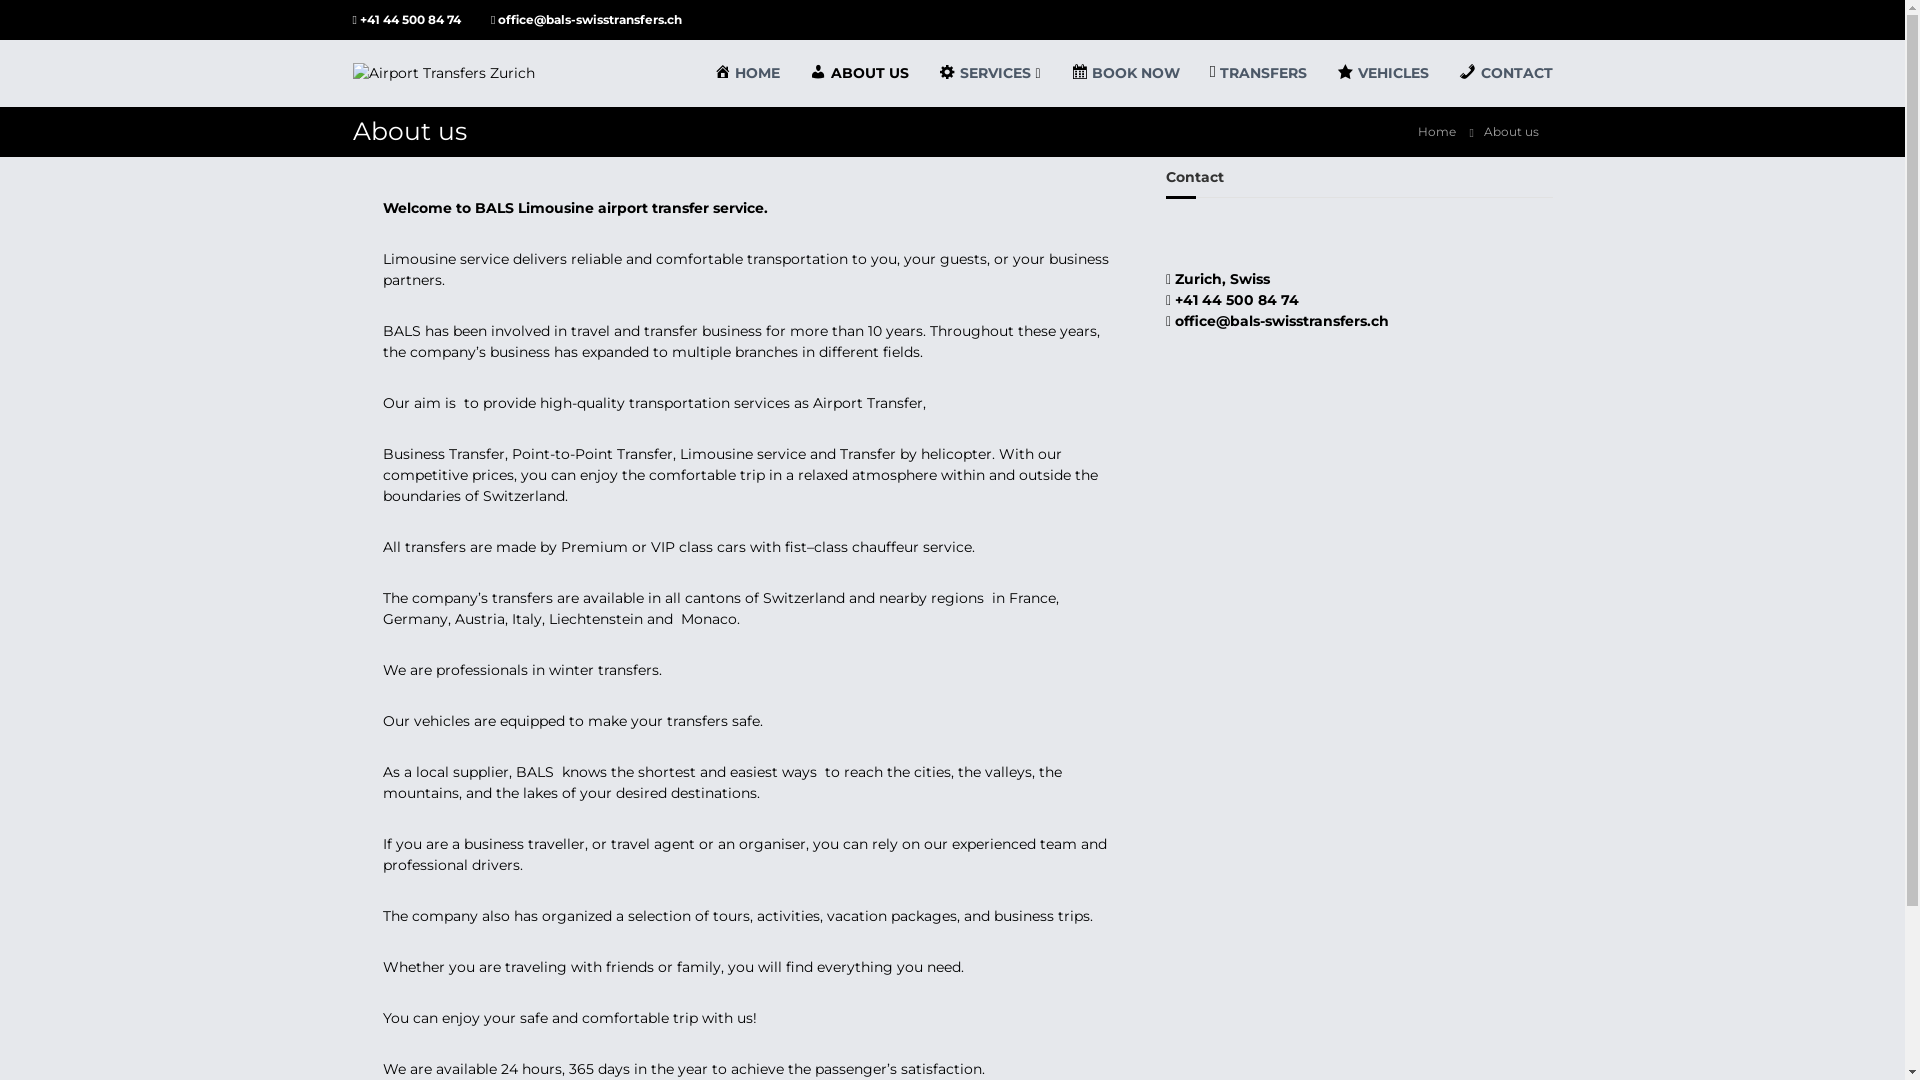 This screenshot has width=1920, height=1080. Describe the element at coordinates (714, 72) in the screenshot. I see `'HOME'` at that location.